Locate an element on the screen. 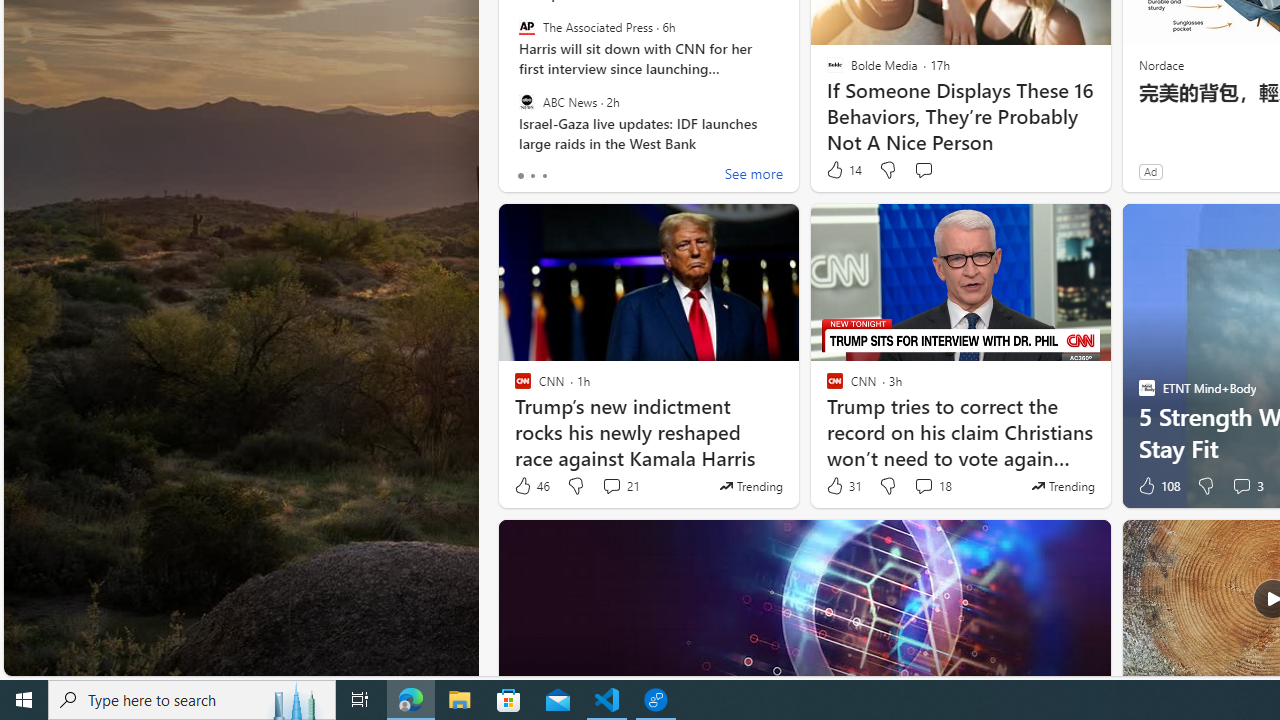  'tab-0' is located at coordinates (520, 175).